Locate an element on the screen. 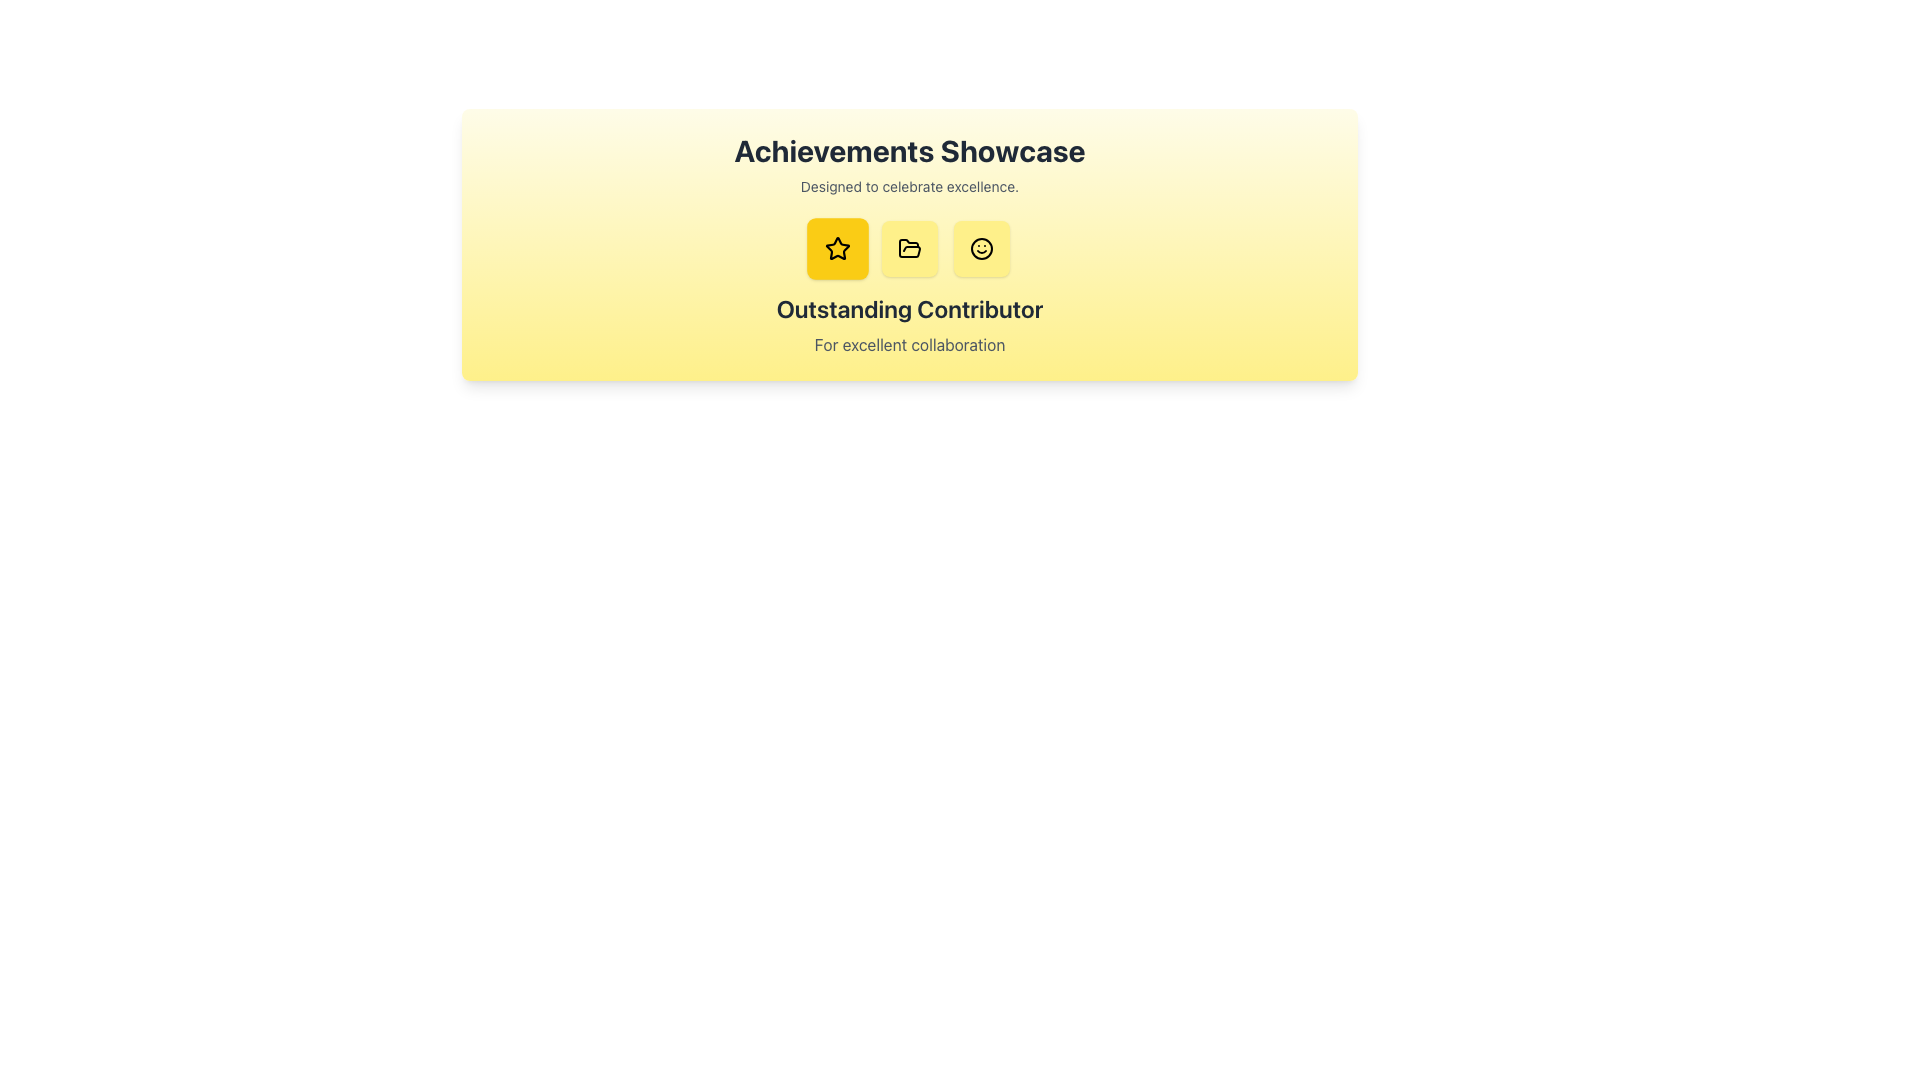 Image resolution: width=1920 pixels, height=1080 pixels. the 'favorite' button located in the 'Achievements Showcase' section, which is the leftmost of three rounded icon buttons is located at coordinates (838, 248).